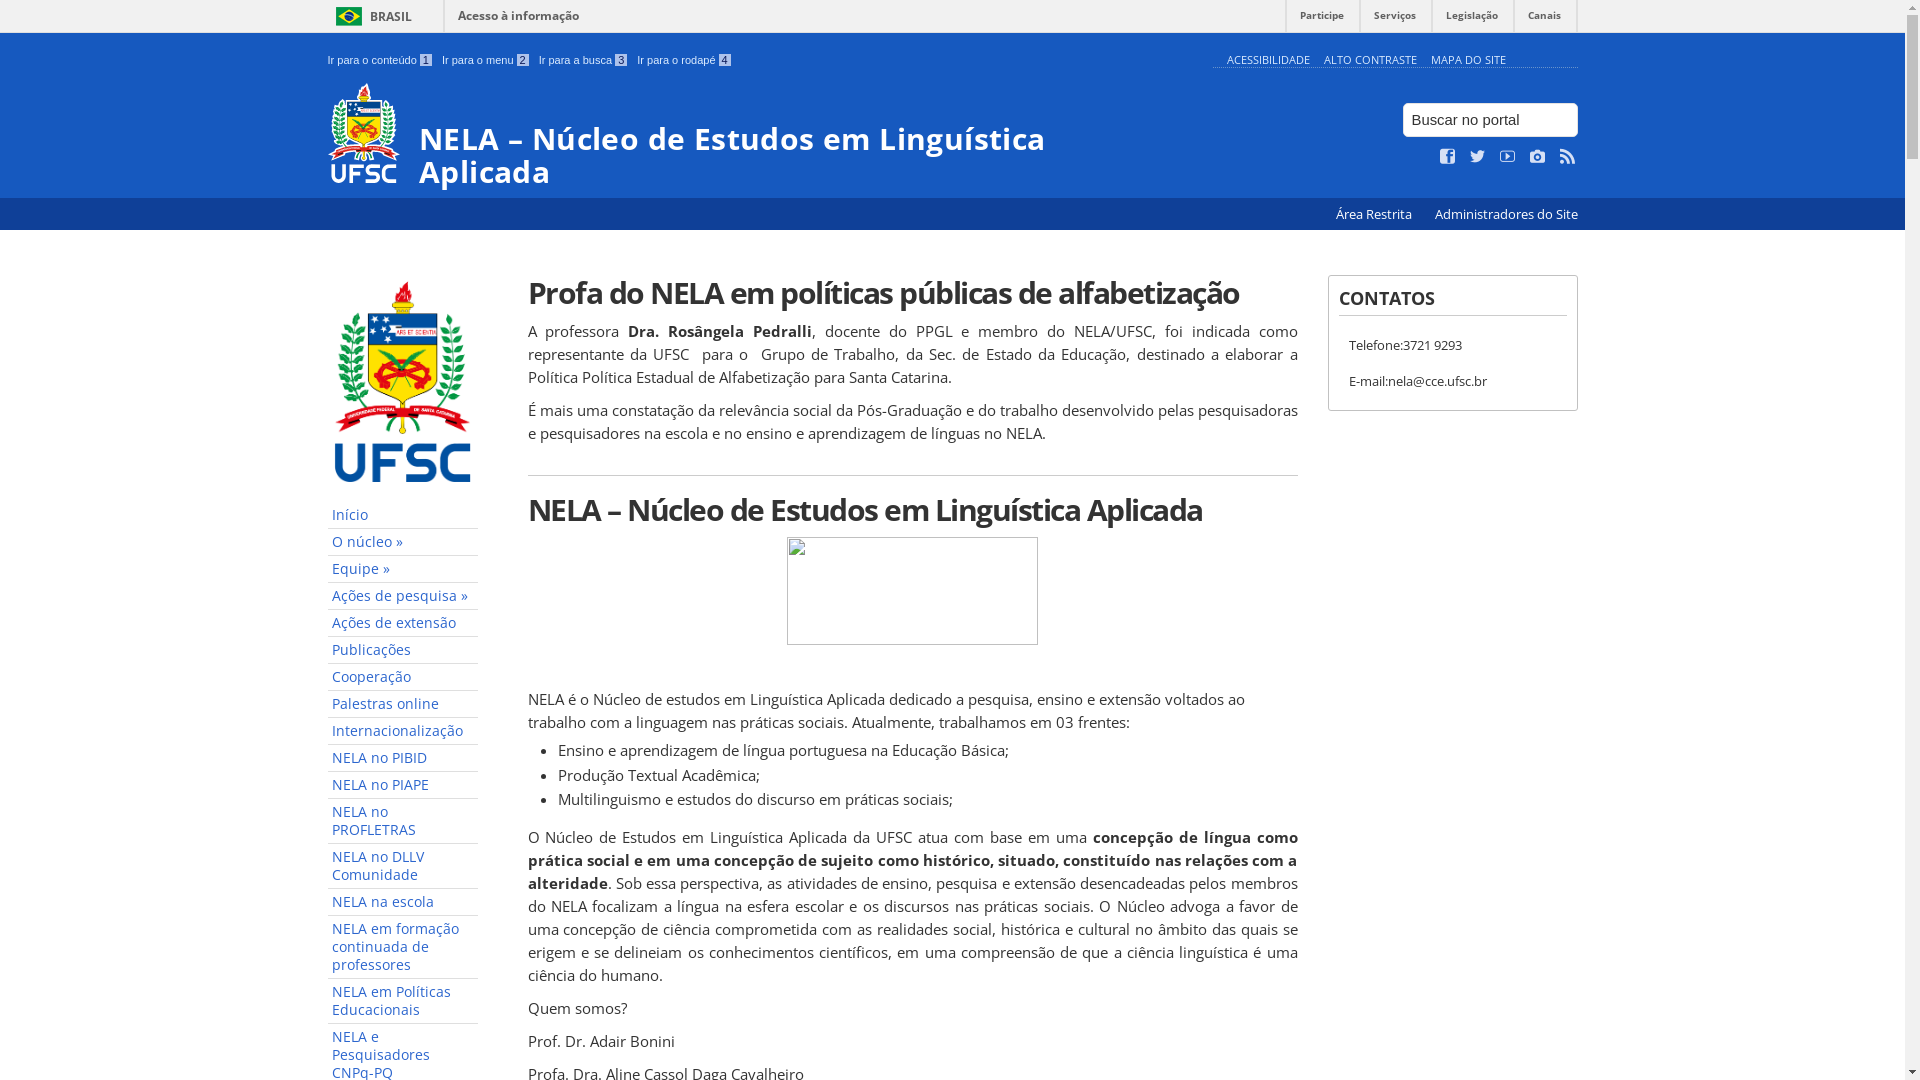 This screenshot has width=1920, height=1080. I want to click on 'ACESSIBILIDADE', so click(1266, 58).